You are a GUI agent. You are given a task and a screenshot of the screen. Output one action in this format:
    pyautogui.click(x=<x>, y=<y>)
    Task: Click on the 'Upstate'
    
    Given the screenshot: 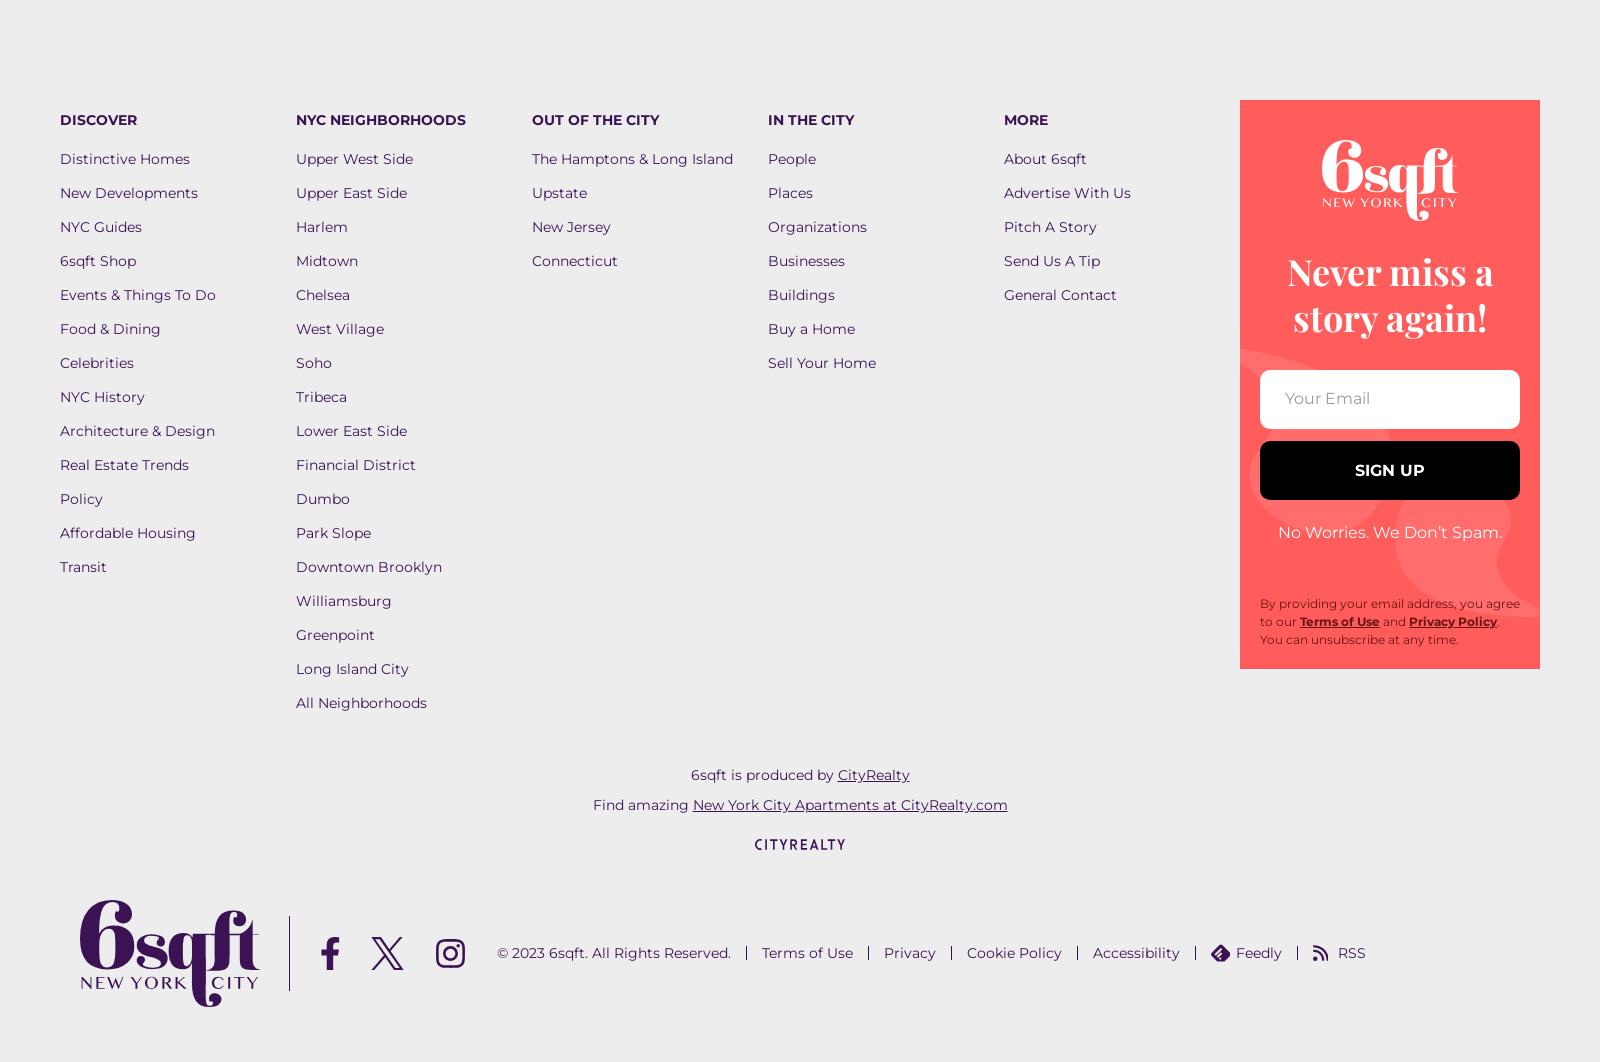 What is the action you would take?
    pyautogui.click(x=531, y=192)
    